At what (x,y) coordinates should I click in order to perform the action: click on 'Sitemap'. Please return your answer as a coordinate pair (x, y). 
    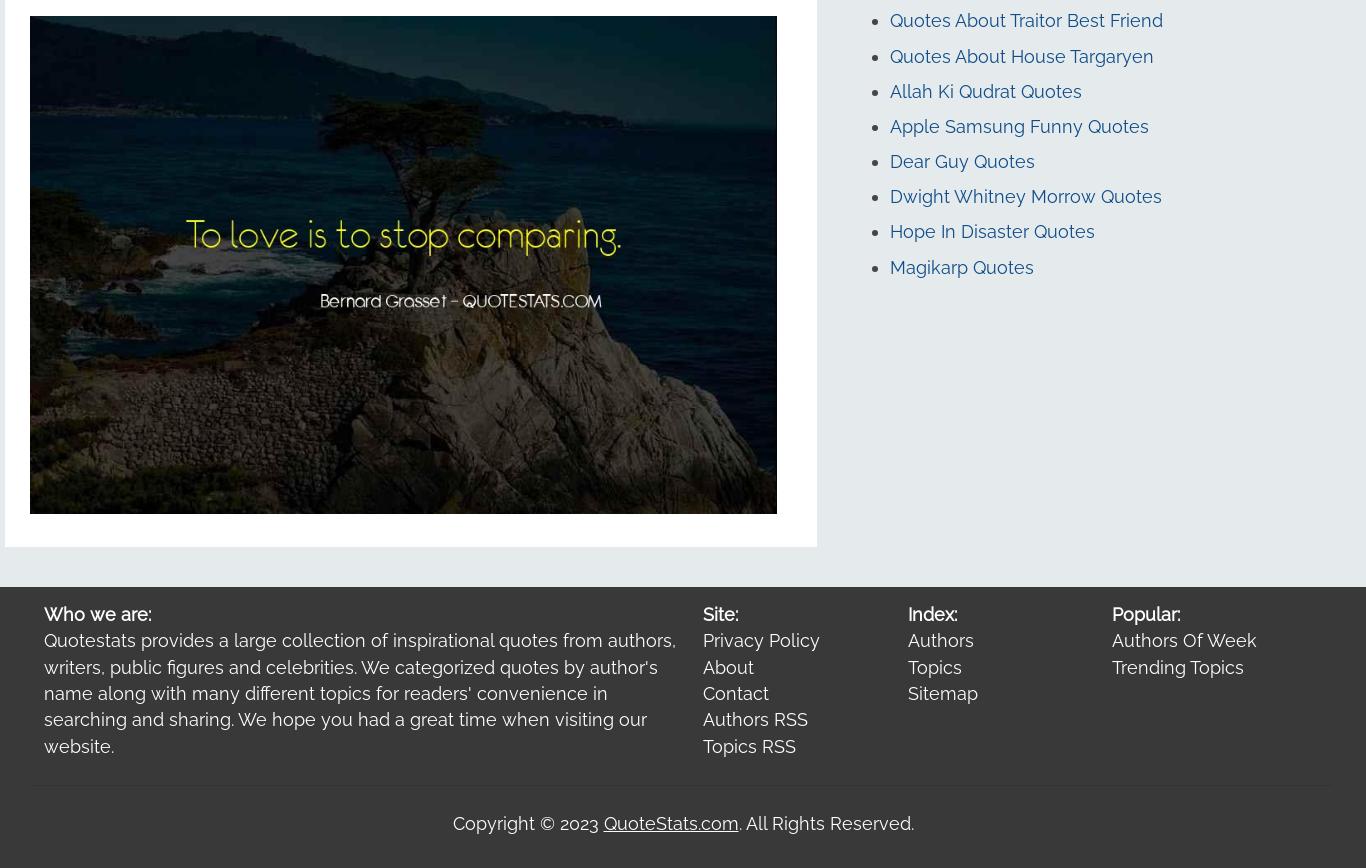
    Looking at the image, I should click on (906, 693).